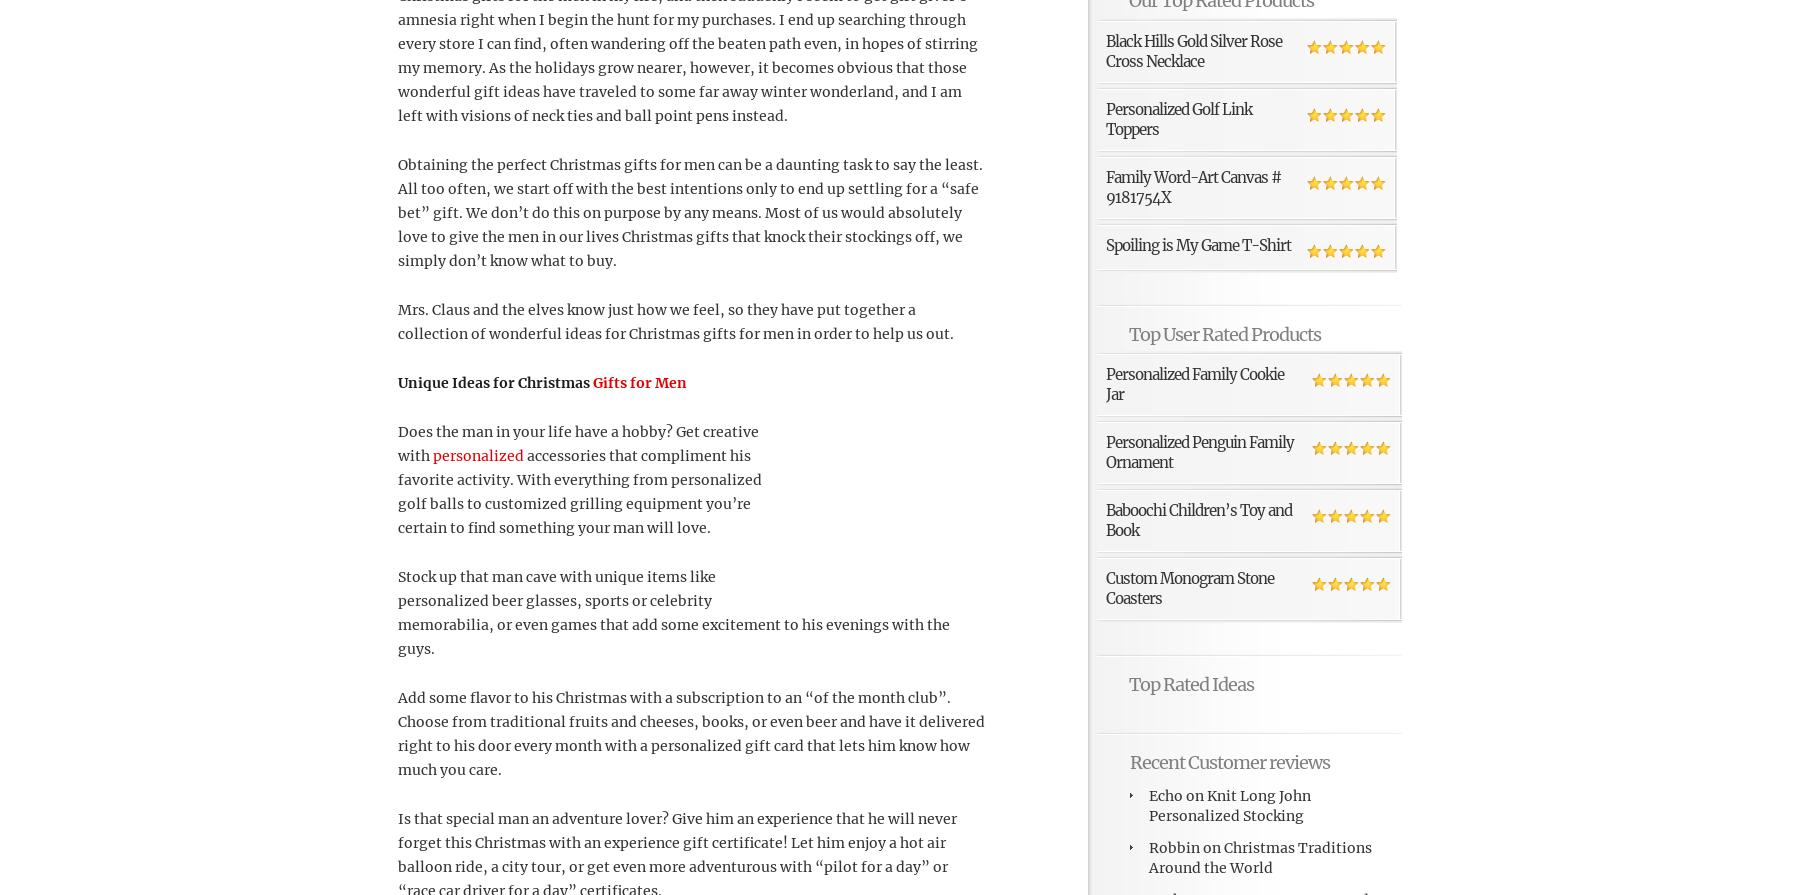 The height and width of the screenshot is (895, 1800). What do you see at coordinates (1199, 450) in the screenshot?
I see `'Personalized Penguin Family Ornament'` at bounding box center [1199, 450].